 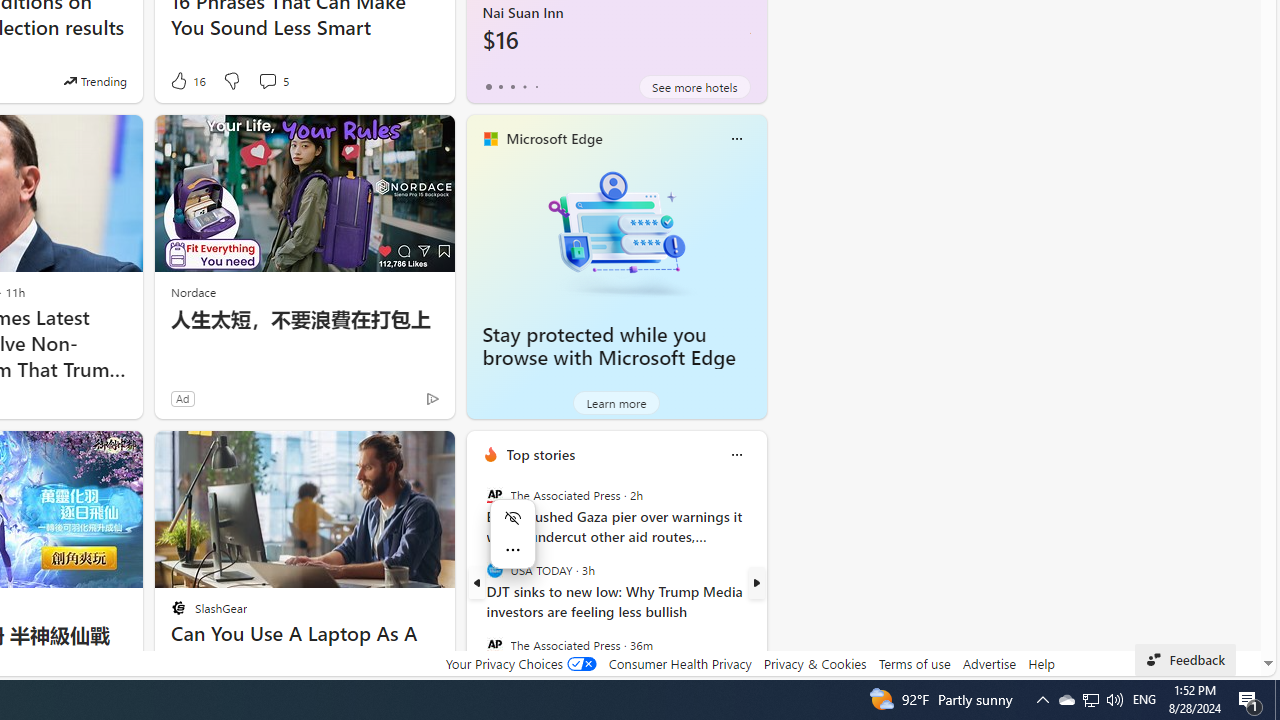 I want to click on 'Mini menu on text selection', so click(x=513, y=546).